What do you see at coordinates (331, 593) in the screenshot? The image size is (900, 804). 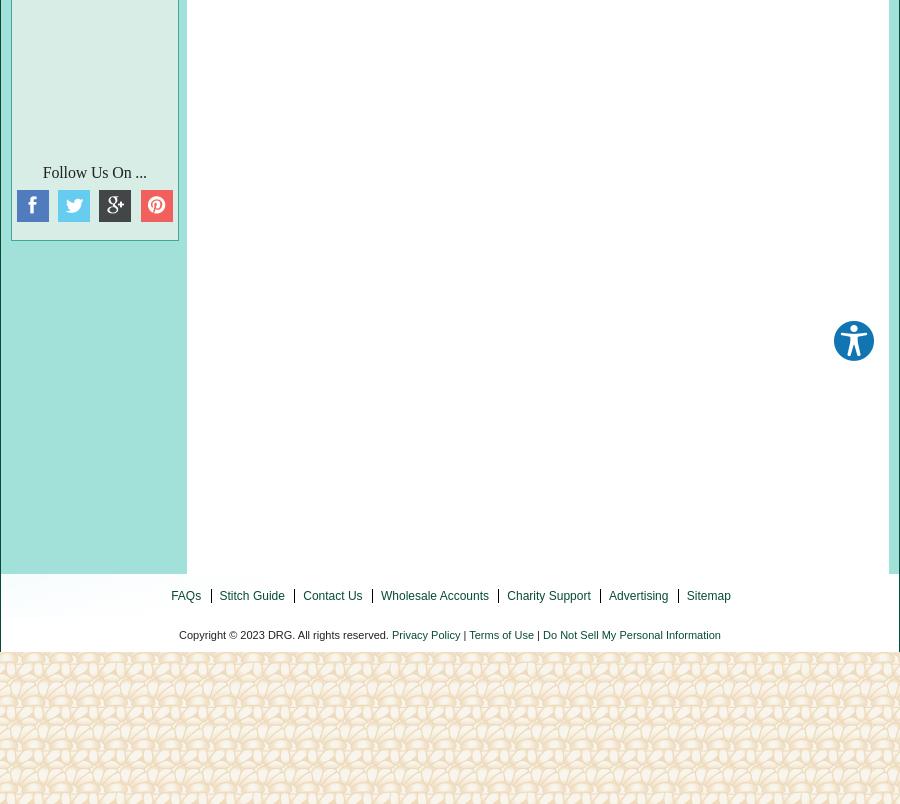 I see `'Contact Us'` at bounding box center [331, 593].